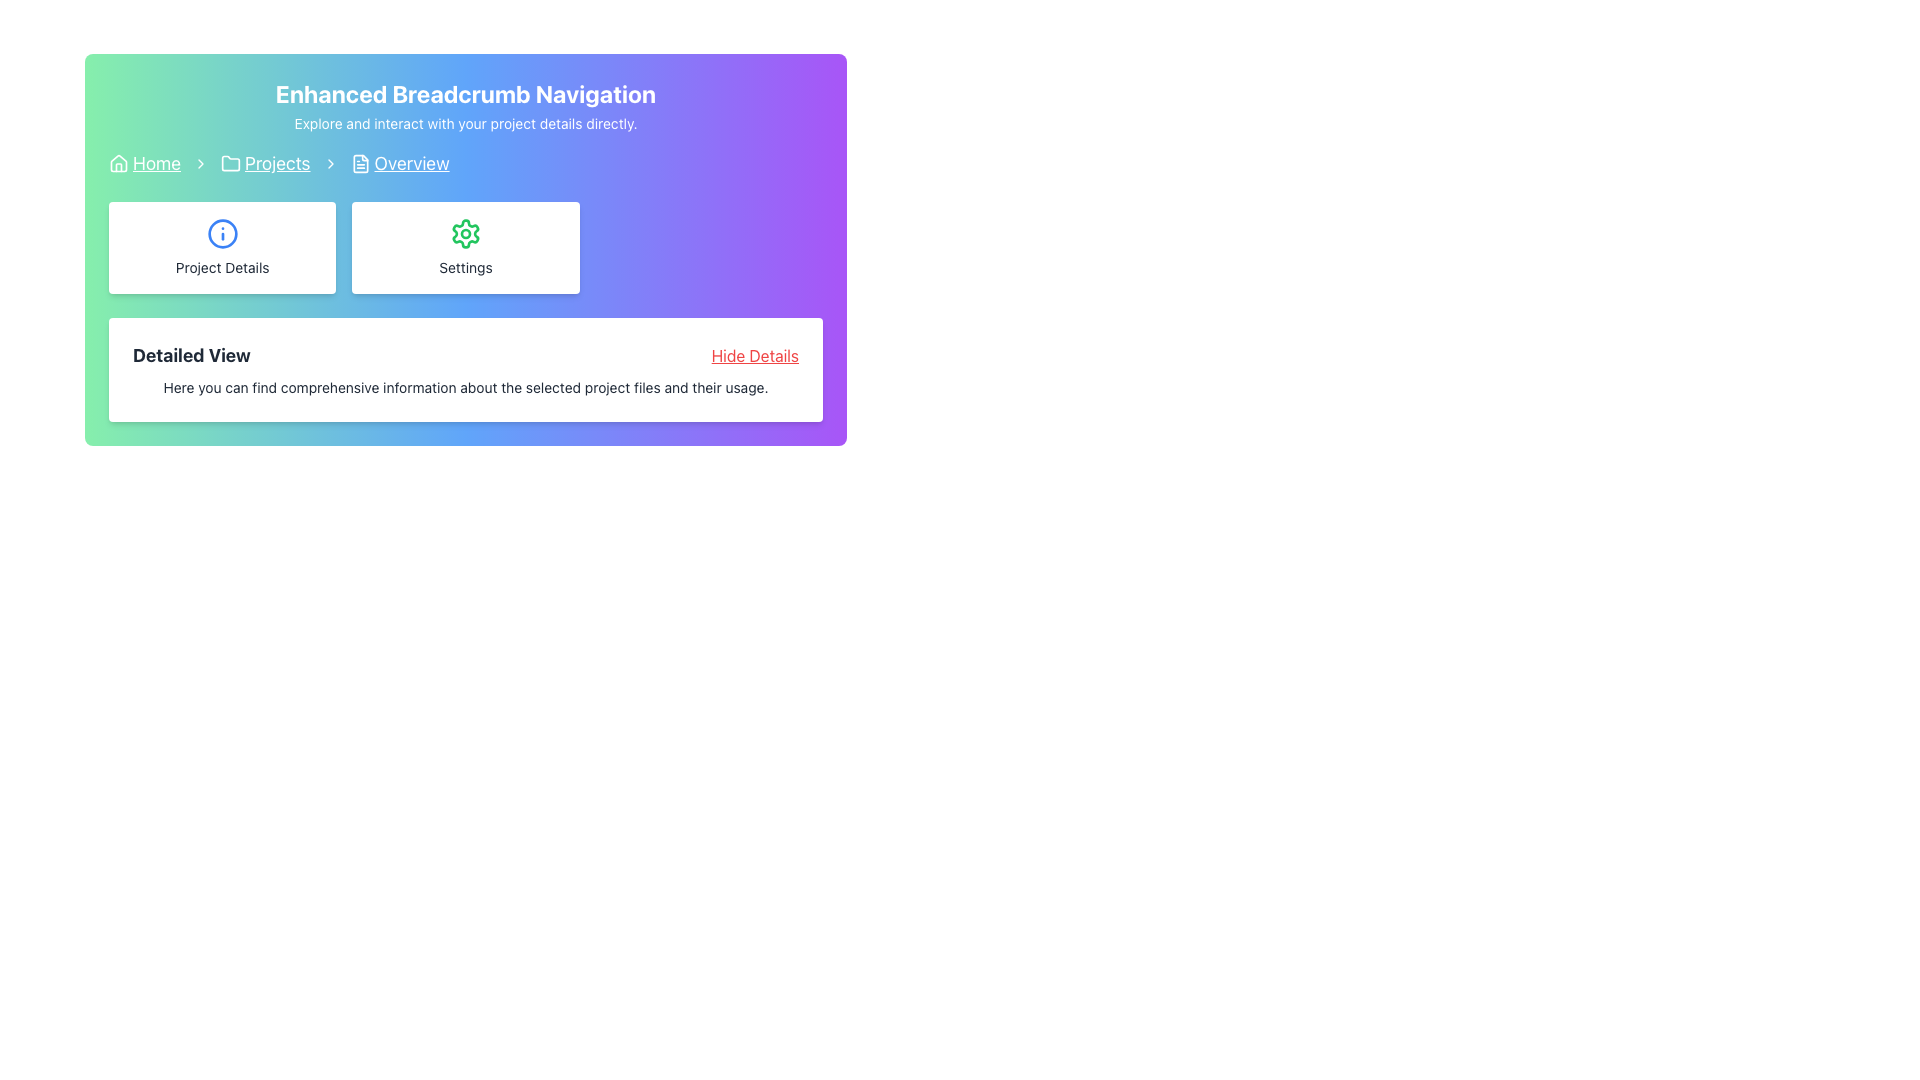  Describe the element at coordinates (230, 161) in the screenshot. I see `folder icon located in the breadcrumb navigation bar, which is styled with a turquoise fill and modern outline design, positioned between the 'Home' and 'Projects' labels` at that location.